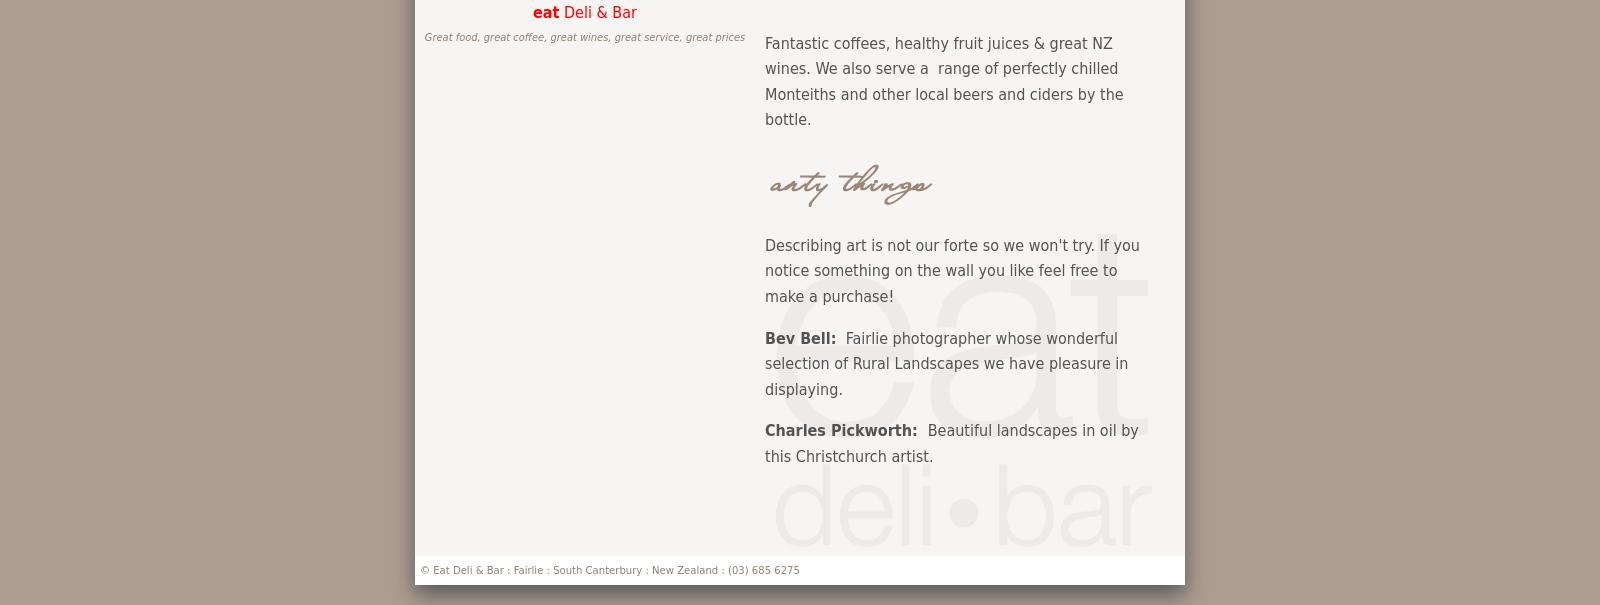 The height and width of the screenshot is (605, 1600). Describe the element at coordinates (544, 11) in the screenshot. I see `'eat'` at that location.